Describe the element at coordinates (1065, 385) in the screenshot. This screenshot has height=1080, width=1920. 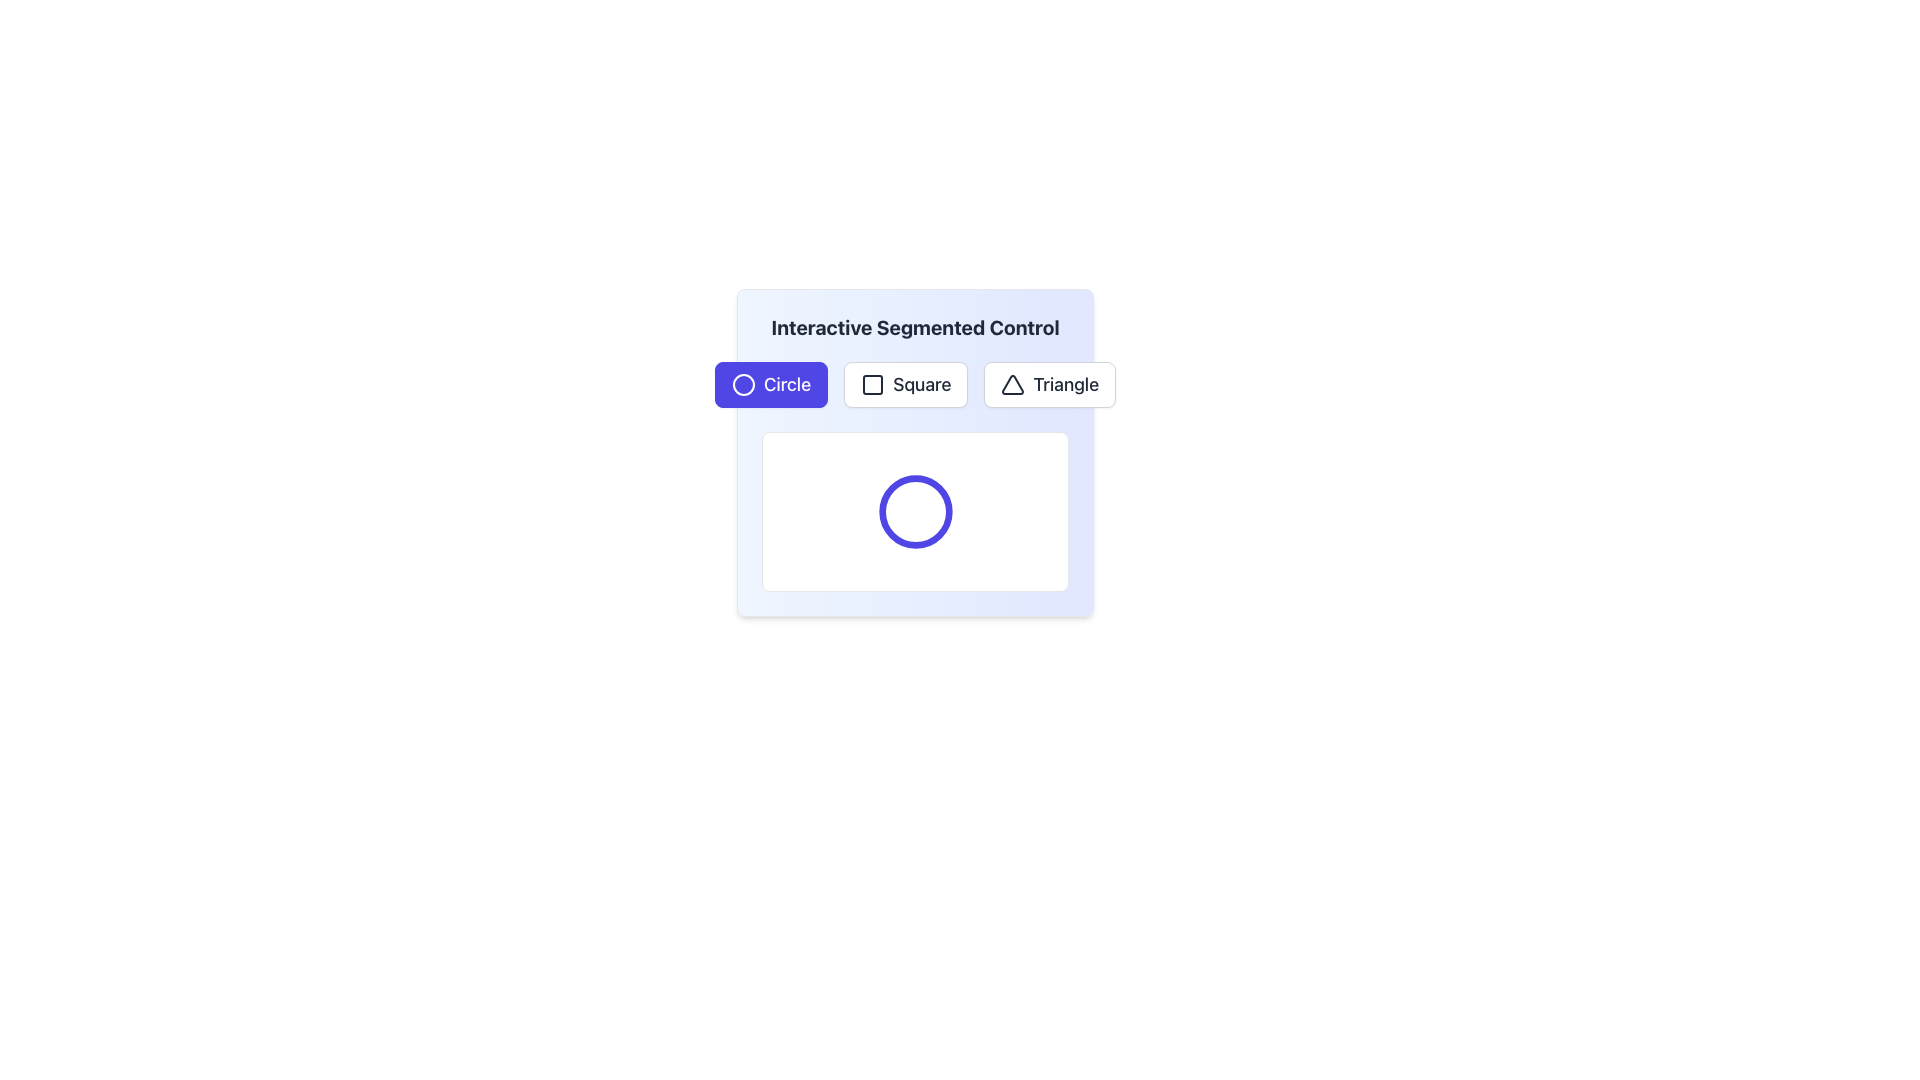
I see `the text content of the third text label that reads 'Triangle', positioned within a horizontal segment control widget` at that location.